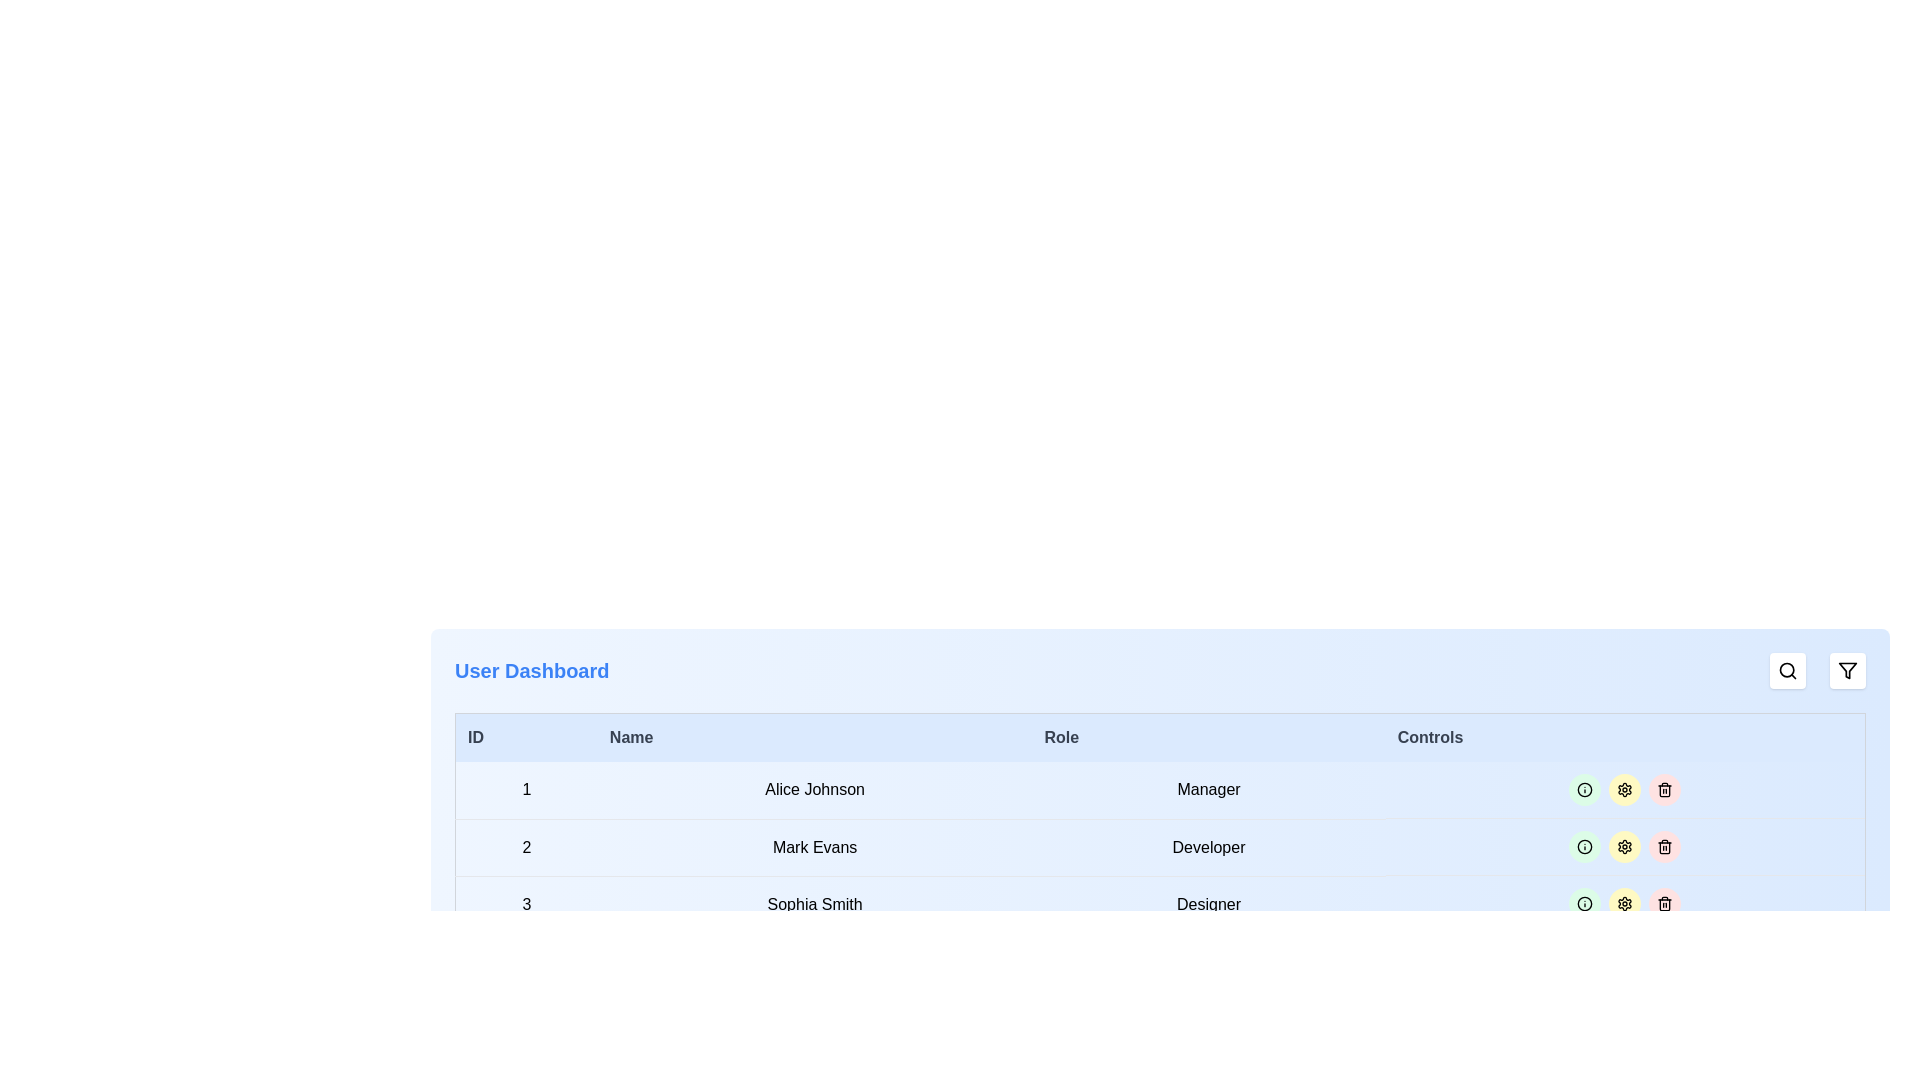 The height and width of the screenshot is (1080, 1920). Describe the element at coordinates (1625, 847) in the screenshot. I see `the settings icon located in the Controls column of the table, which is the middle icon among three in a horizontal layout` at that location.